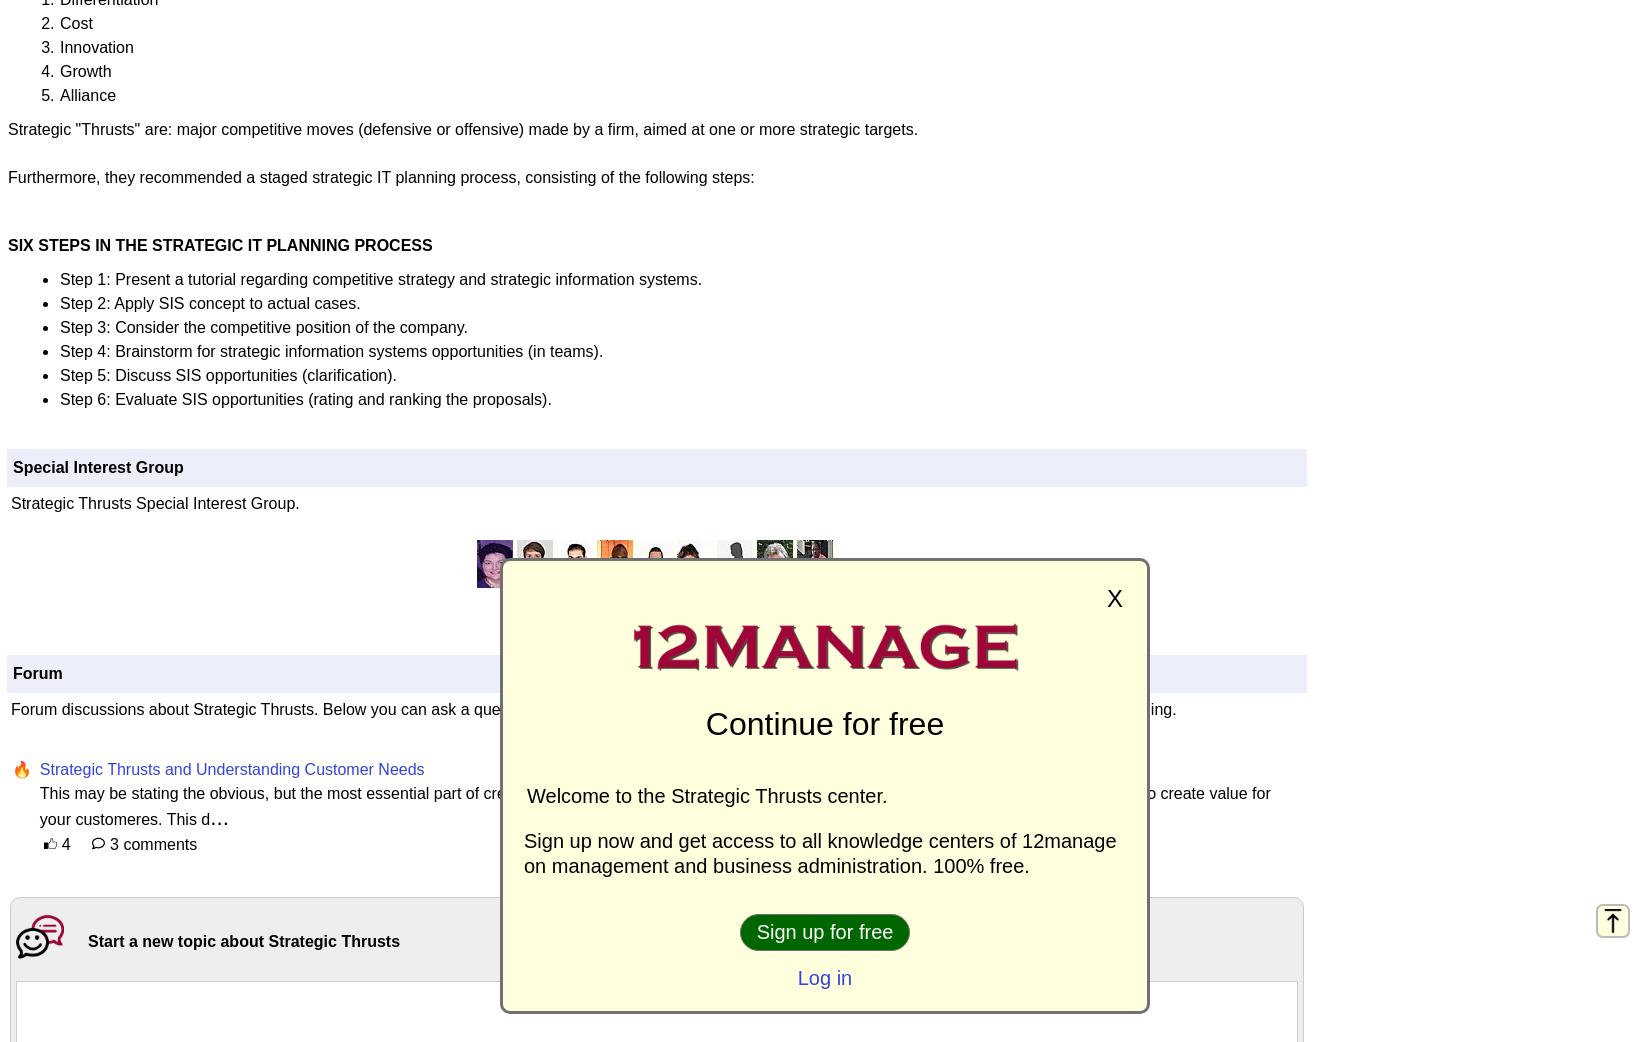 Image resolution: width=1650 pixels, height=1042 pixels. Describe the element at coordinates (263, 326) in the screenshot. I see `'Step 3: Consider the competitive position of the company.'` at that location.